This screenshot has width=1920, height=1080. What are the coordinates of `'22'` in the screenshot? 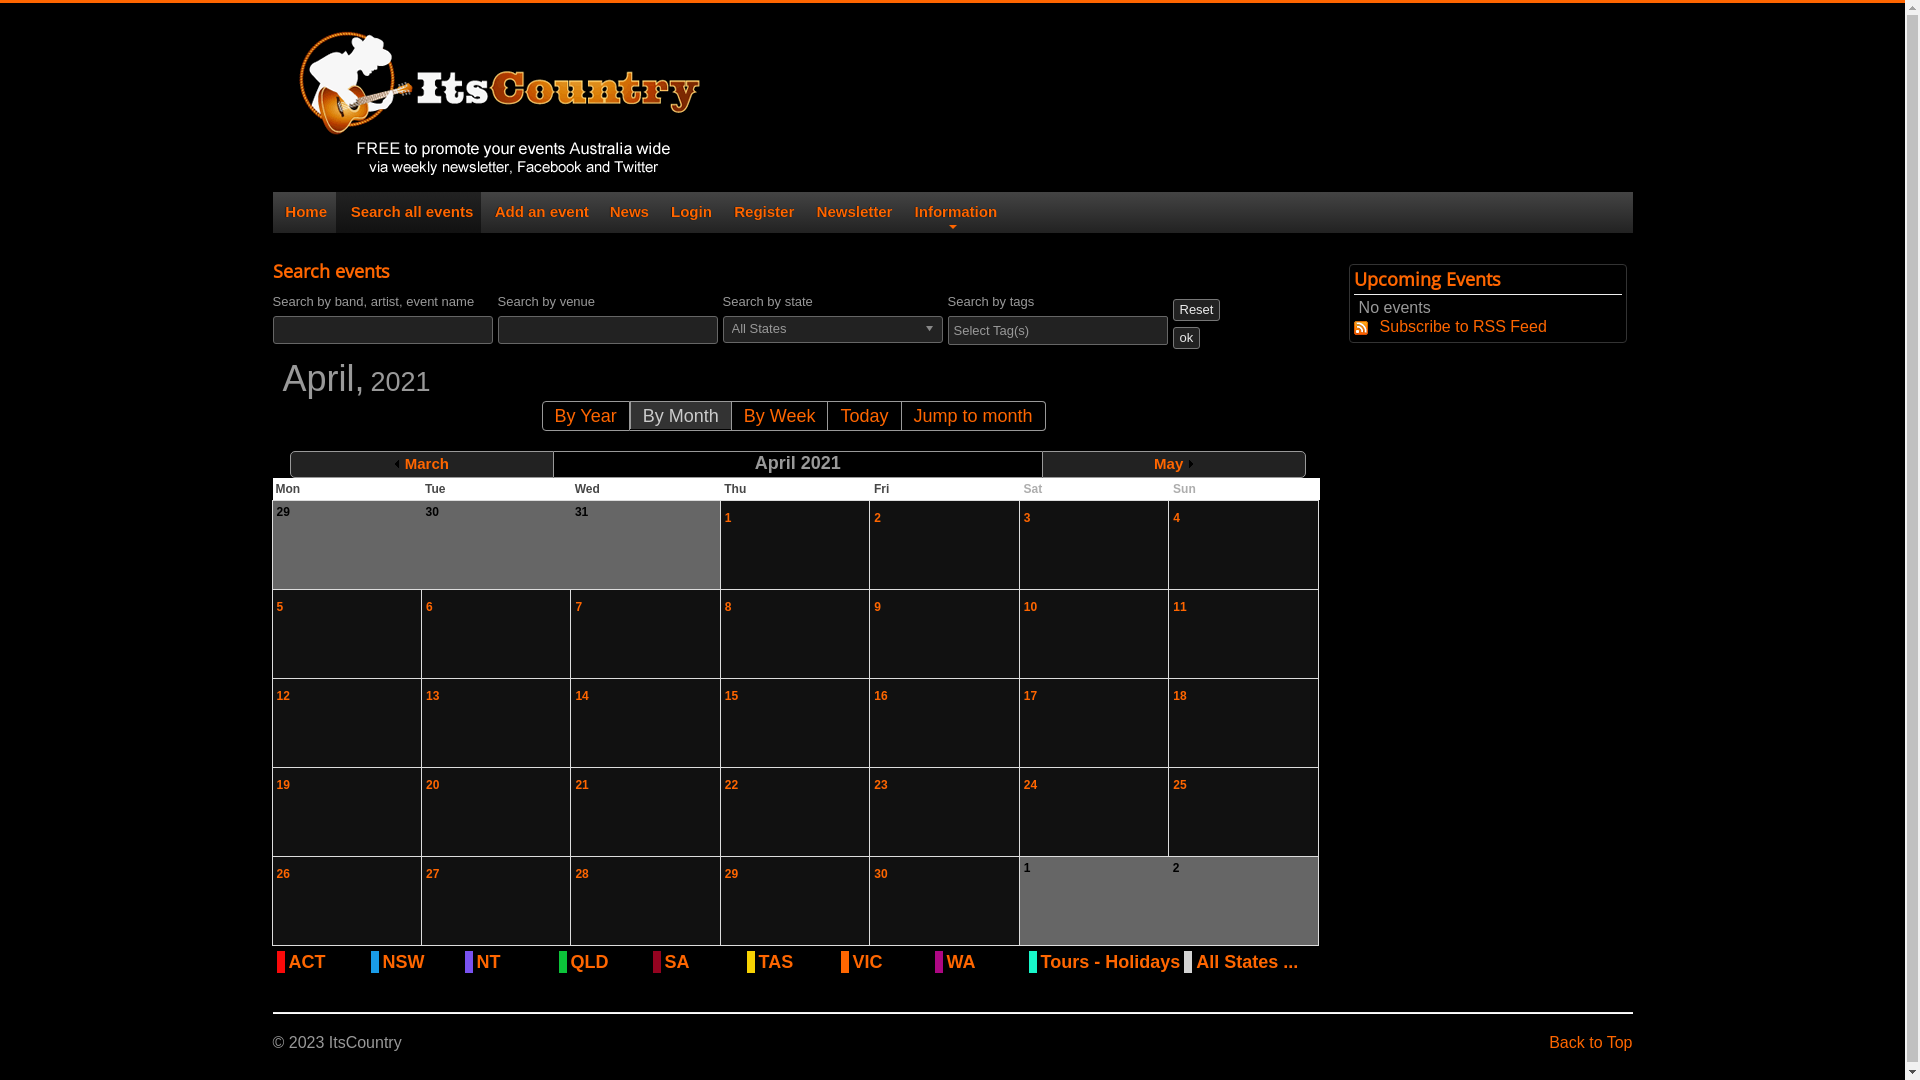 It's located at (730, 784).